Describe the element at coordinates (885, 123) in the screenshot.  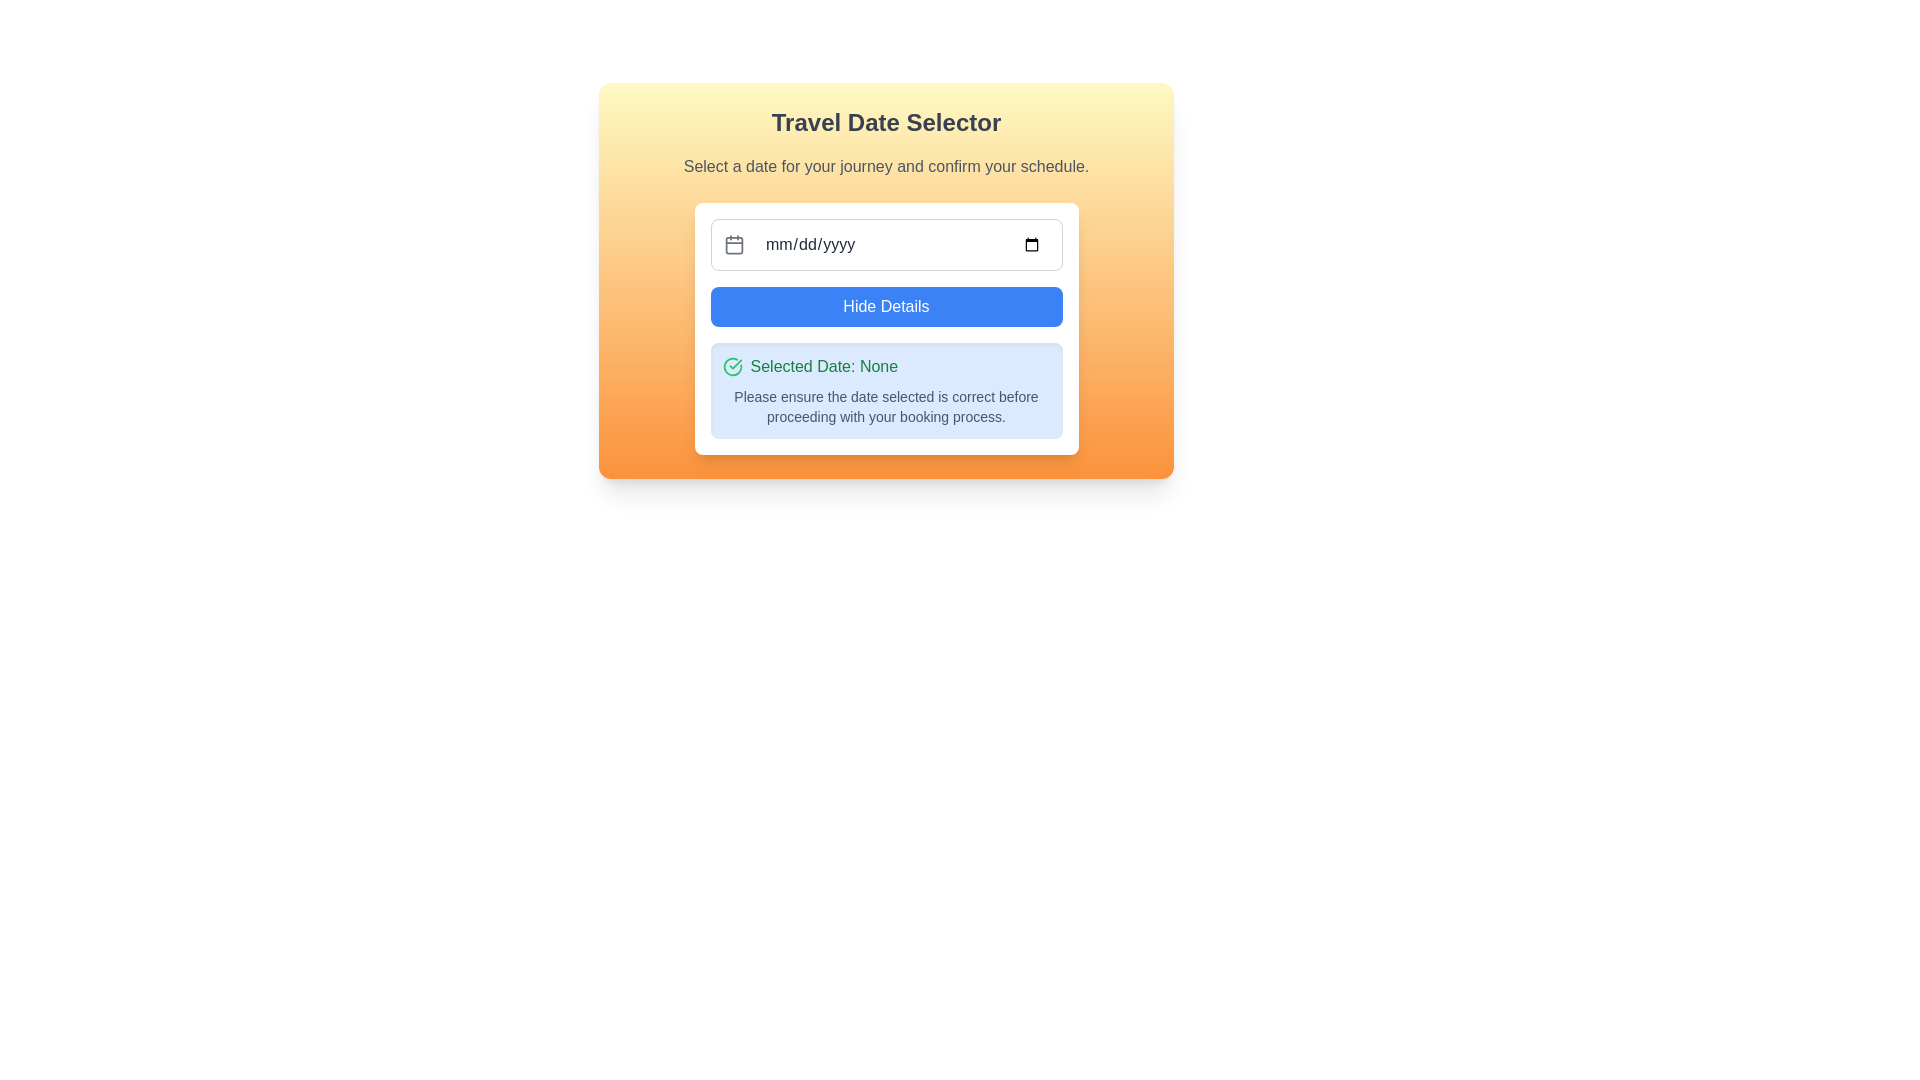
I see `the prominent gray bold text label located at the top center of the panel with a gradient background transitioning from yellow to orange` at that location.